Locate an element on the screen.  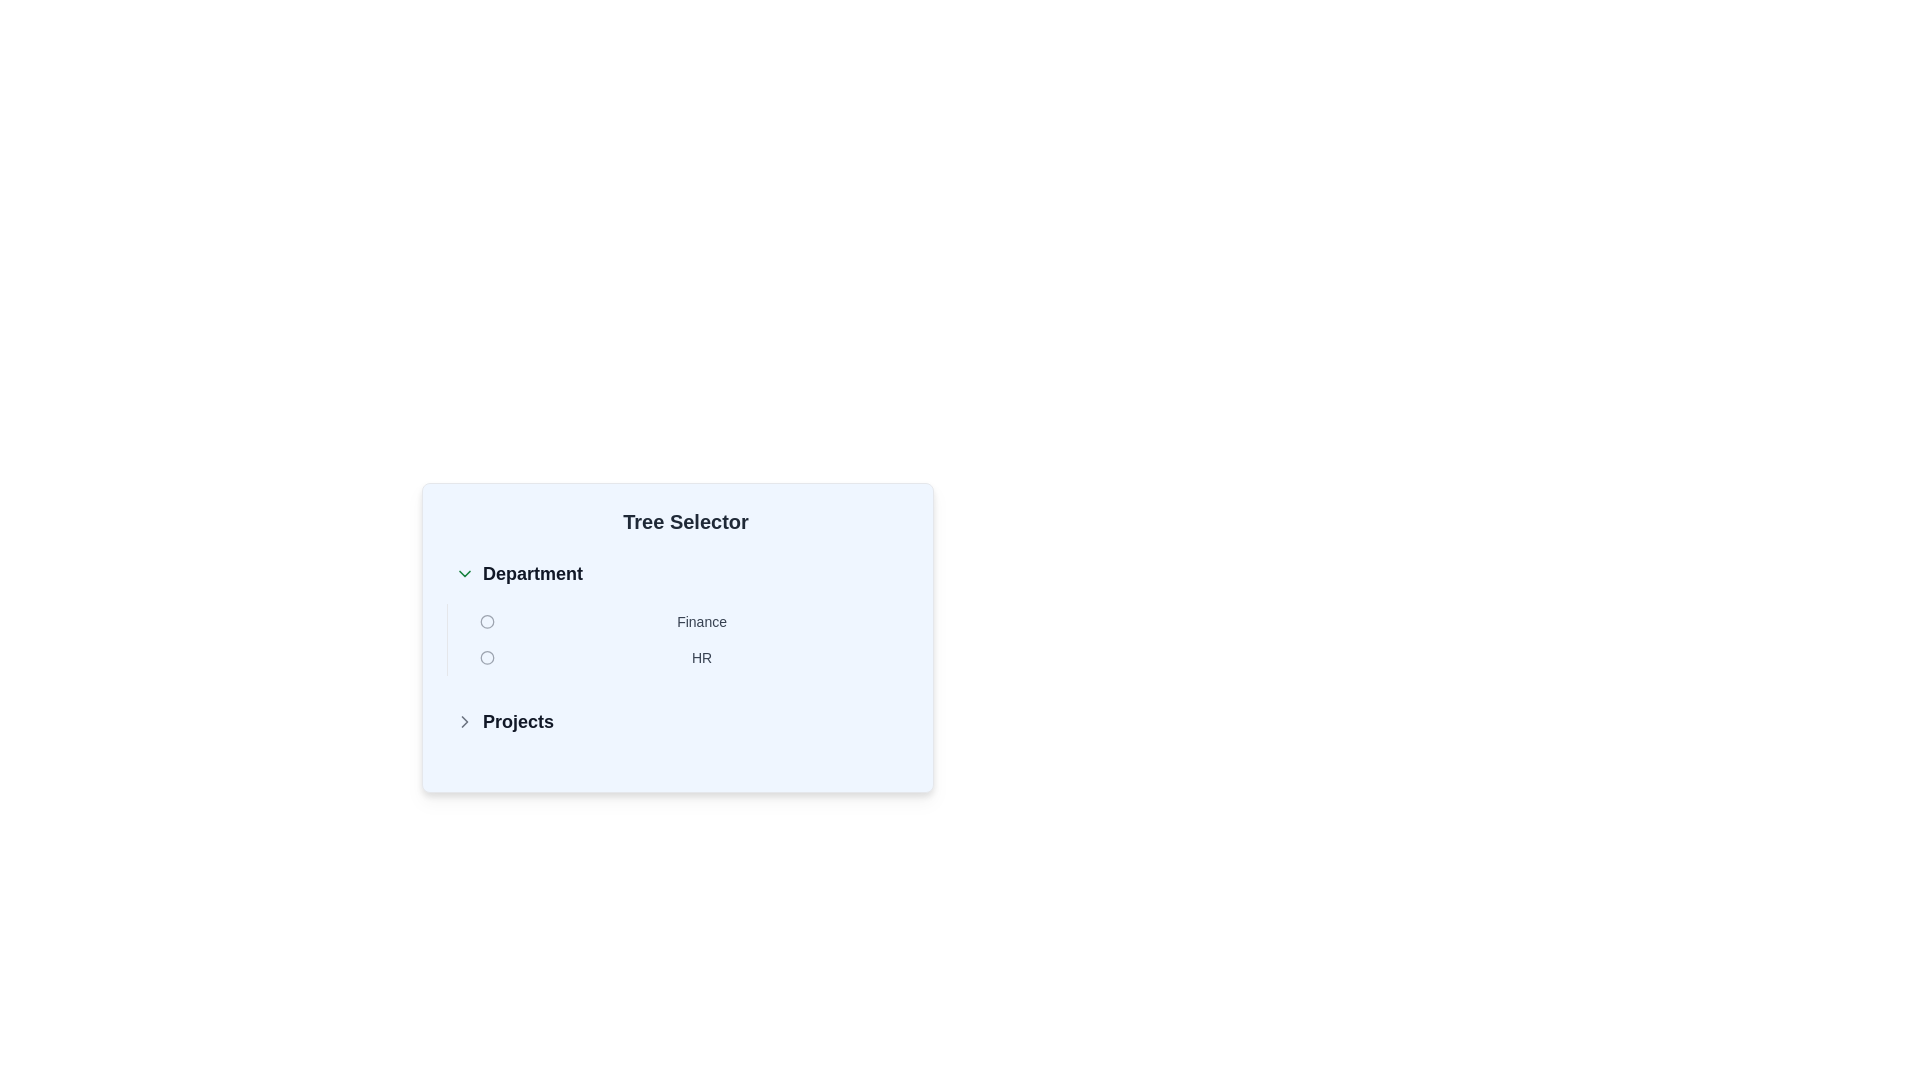
the small circular gray icon with an outlined border located to the immediate left of the 'HR' text in the expandable list under the 'Department' category is located at coordinates (487, 658).